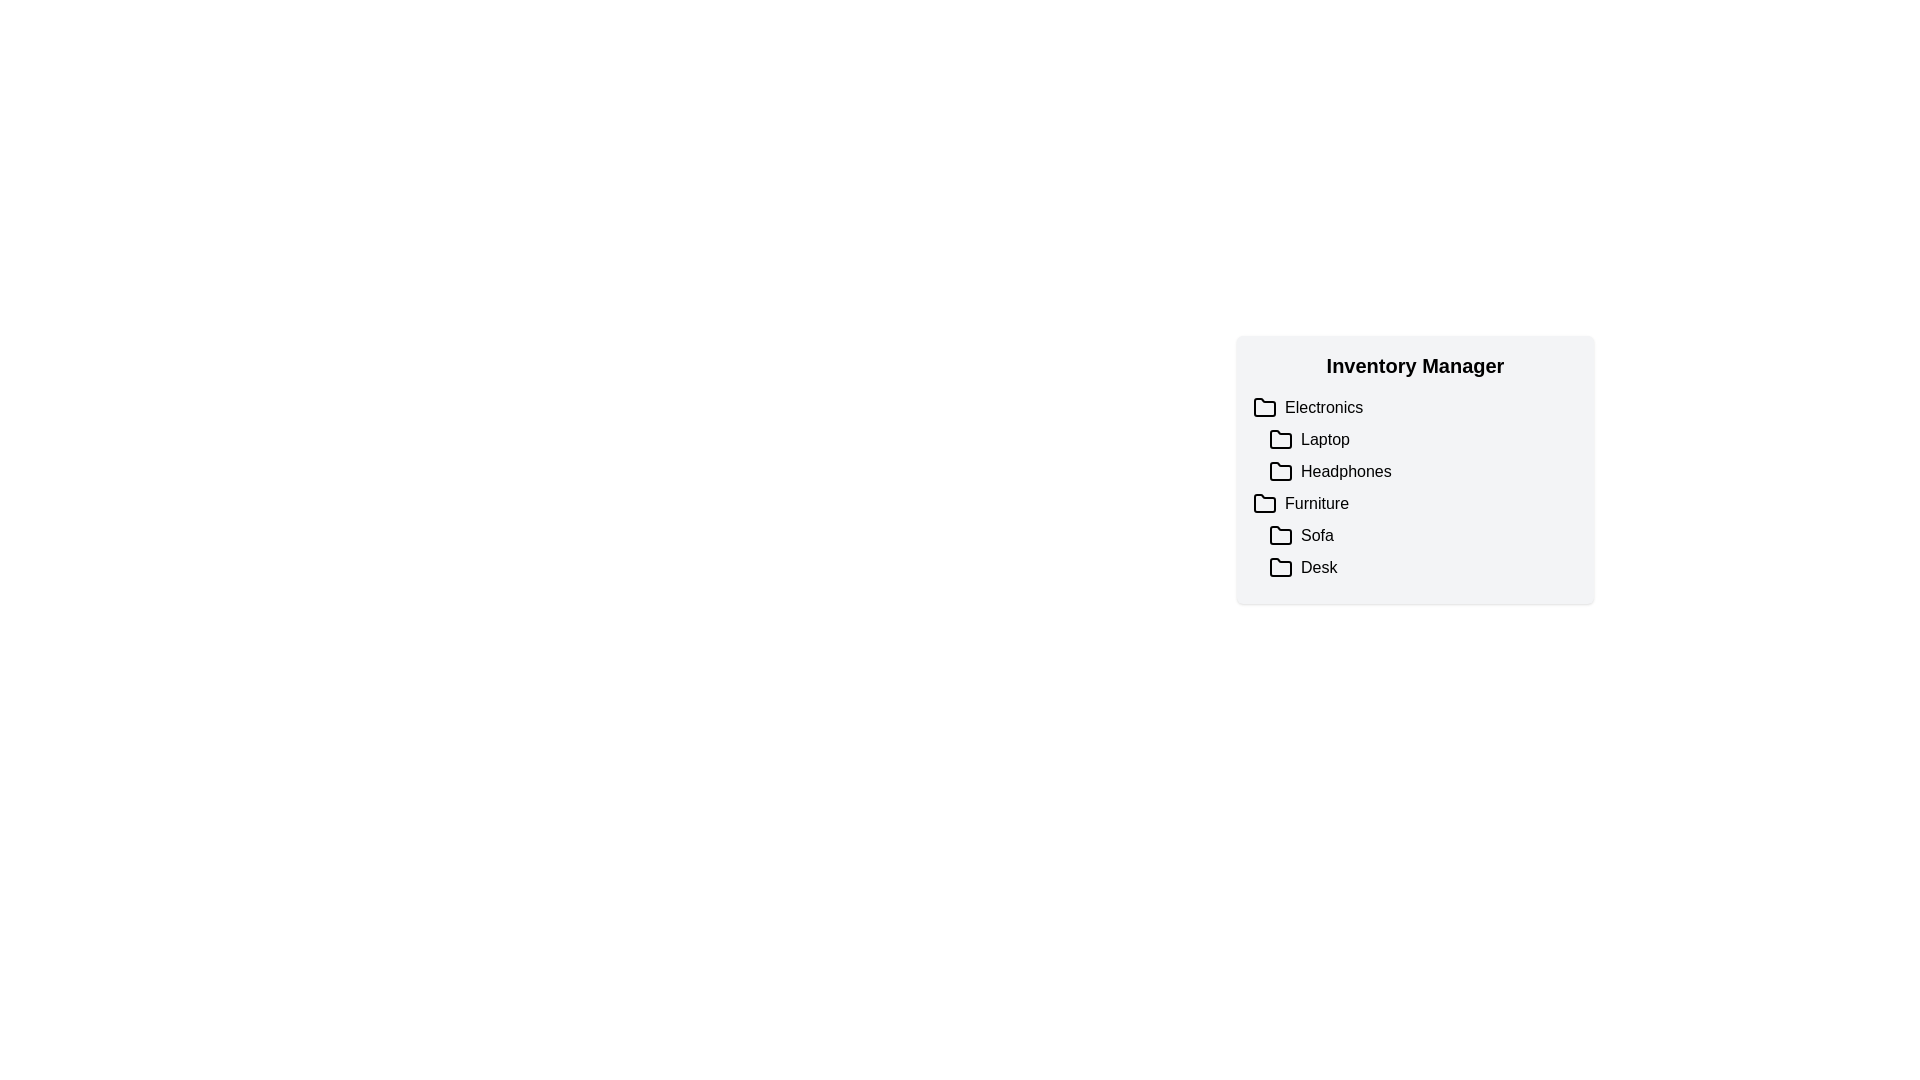 This screenshot has width=1920, height=1080. What do you see at coordinates (1319, 567) in the screenshot?
I see `the last text label in the vertically arranged list under the heading 'Inventory Manager', which follows the 'Sofa' item` at bounding box center [1319, 567].